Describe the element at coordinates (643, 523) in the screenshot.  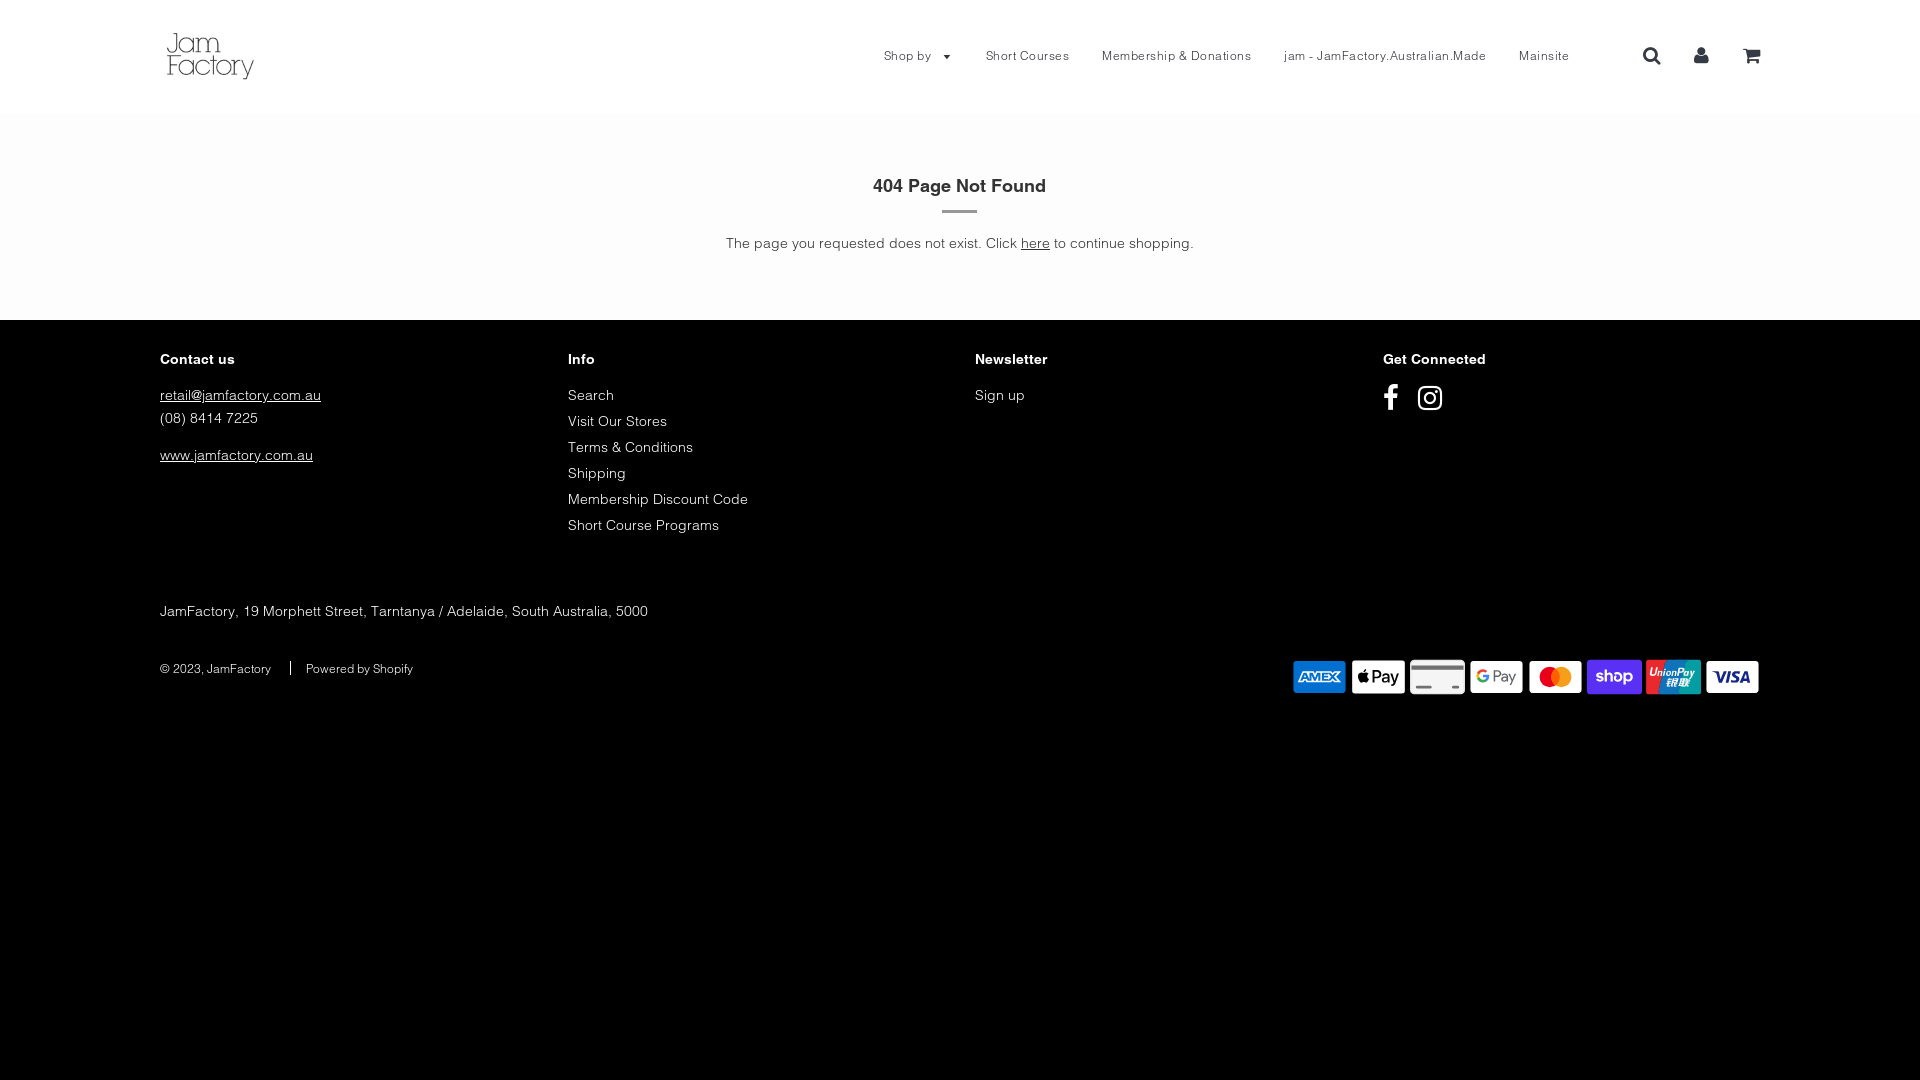
I see `'Short Course Programs'` at that location.